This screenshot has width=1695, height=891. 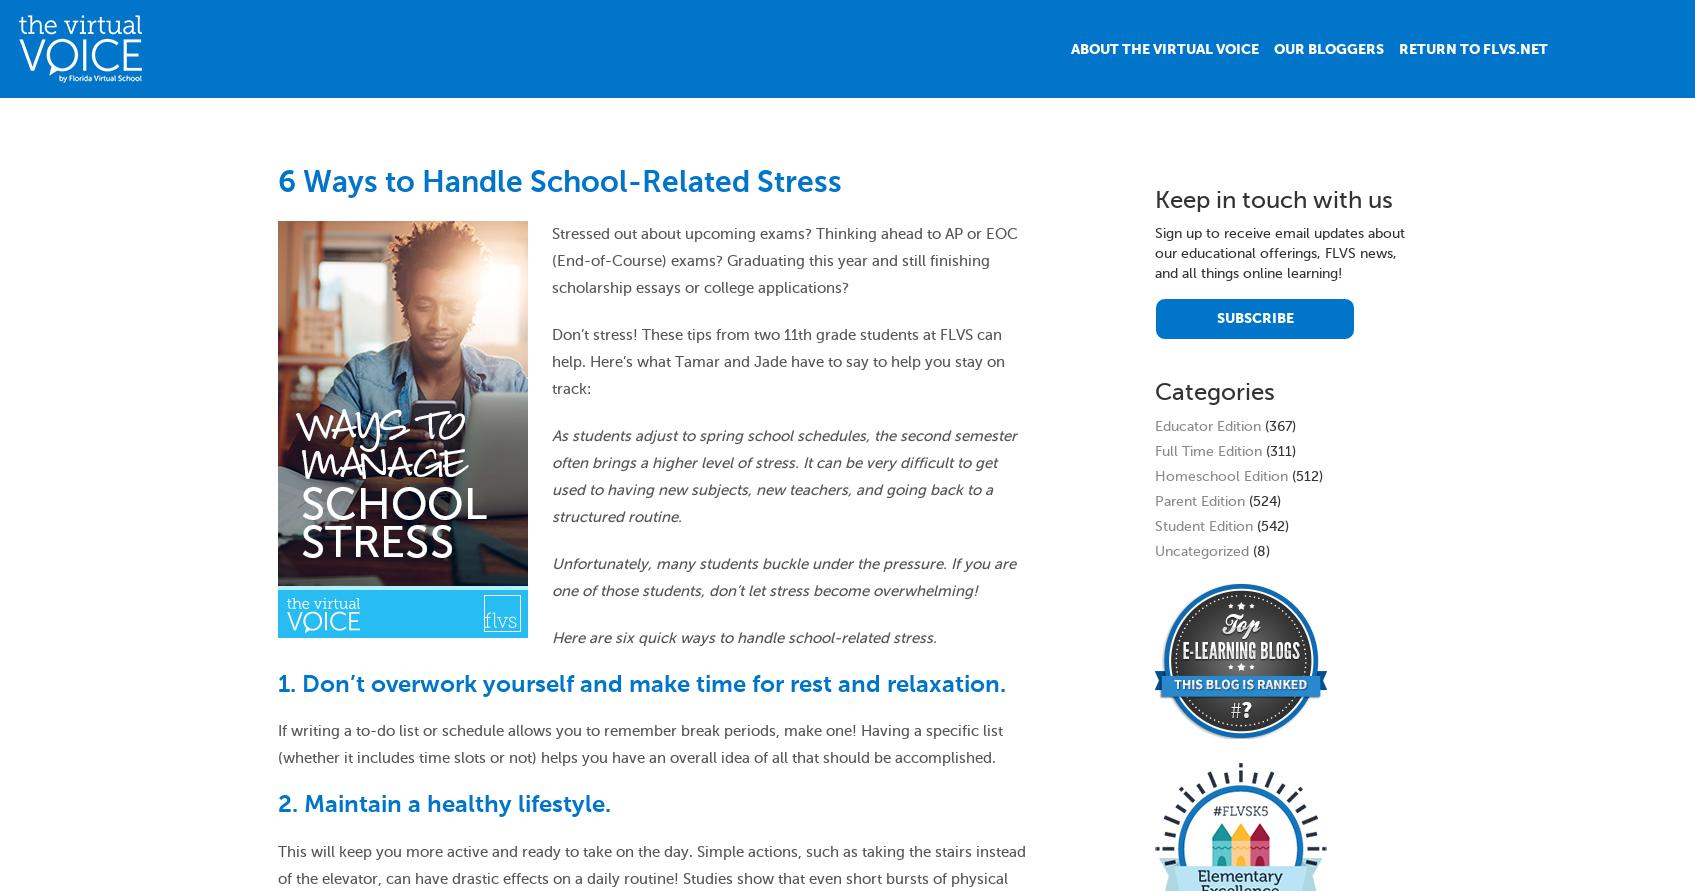 I want to click on 'Don’t stress! These tips from two 11th grade students at FLVS can help. Here’s what Tamar and Jade have to say to help you stay on track:', so click(x=776, y=362).